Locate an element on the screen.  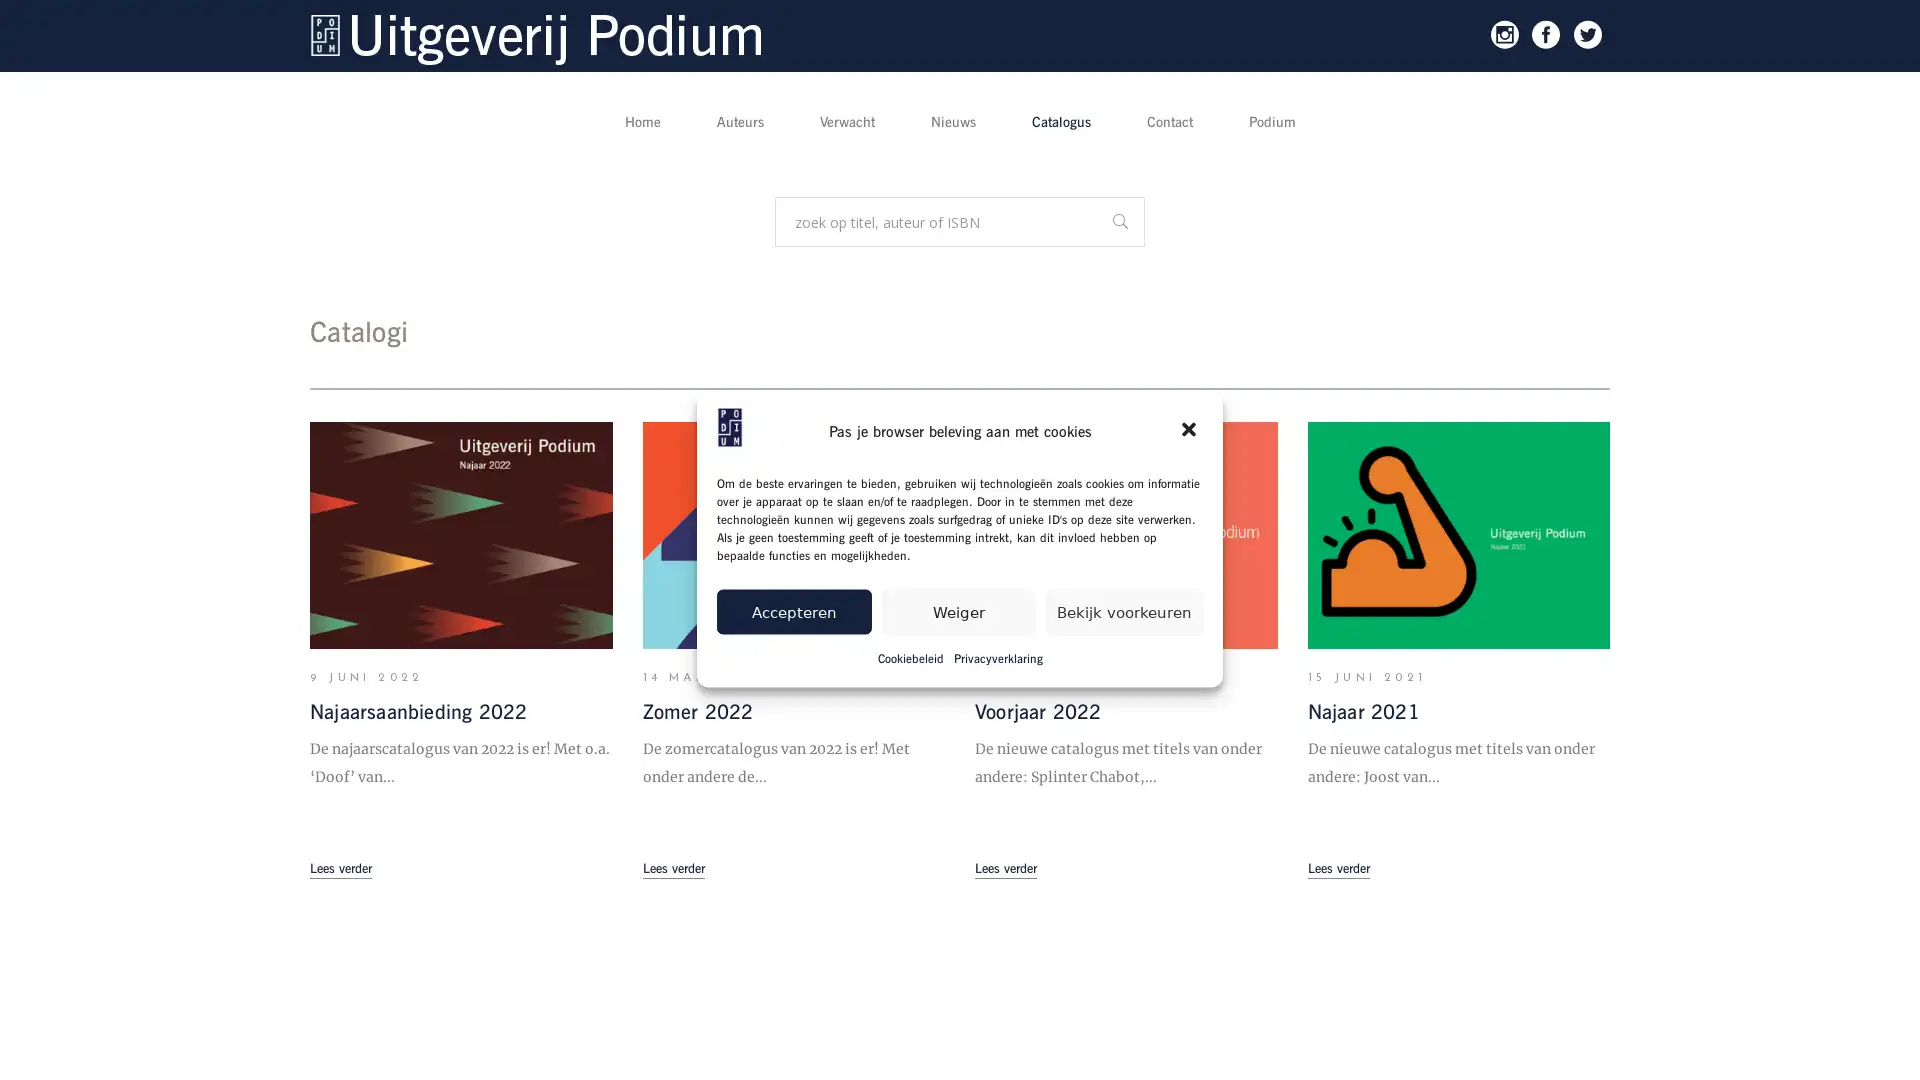
Bekijk voorkeuren is located at coordinates (1124, 610).